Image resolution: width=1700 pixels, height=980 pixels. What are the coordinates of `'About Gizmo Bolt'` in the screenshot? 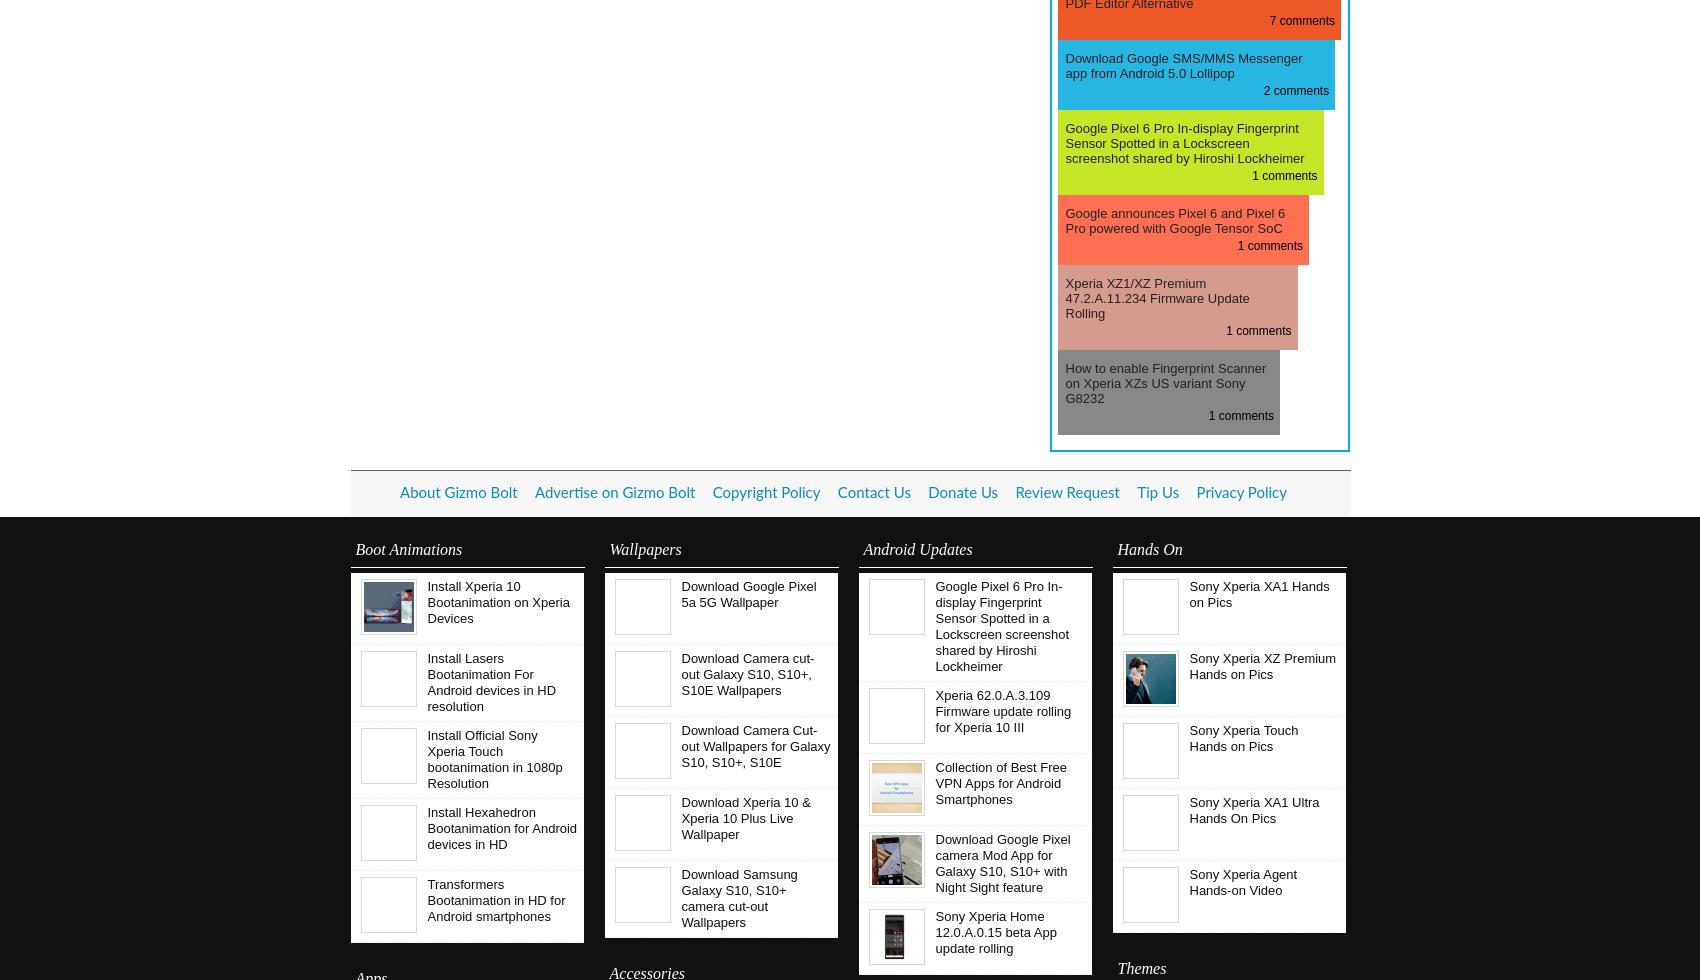 It's located at (457, 493).